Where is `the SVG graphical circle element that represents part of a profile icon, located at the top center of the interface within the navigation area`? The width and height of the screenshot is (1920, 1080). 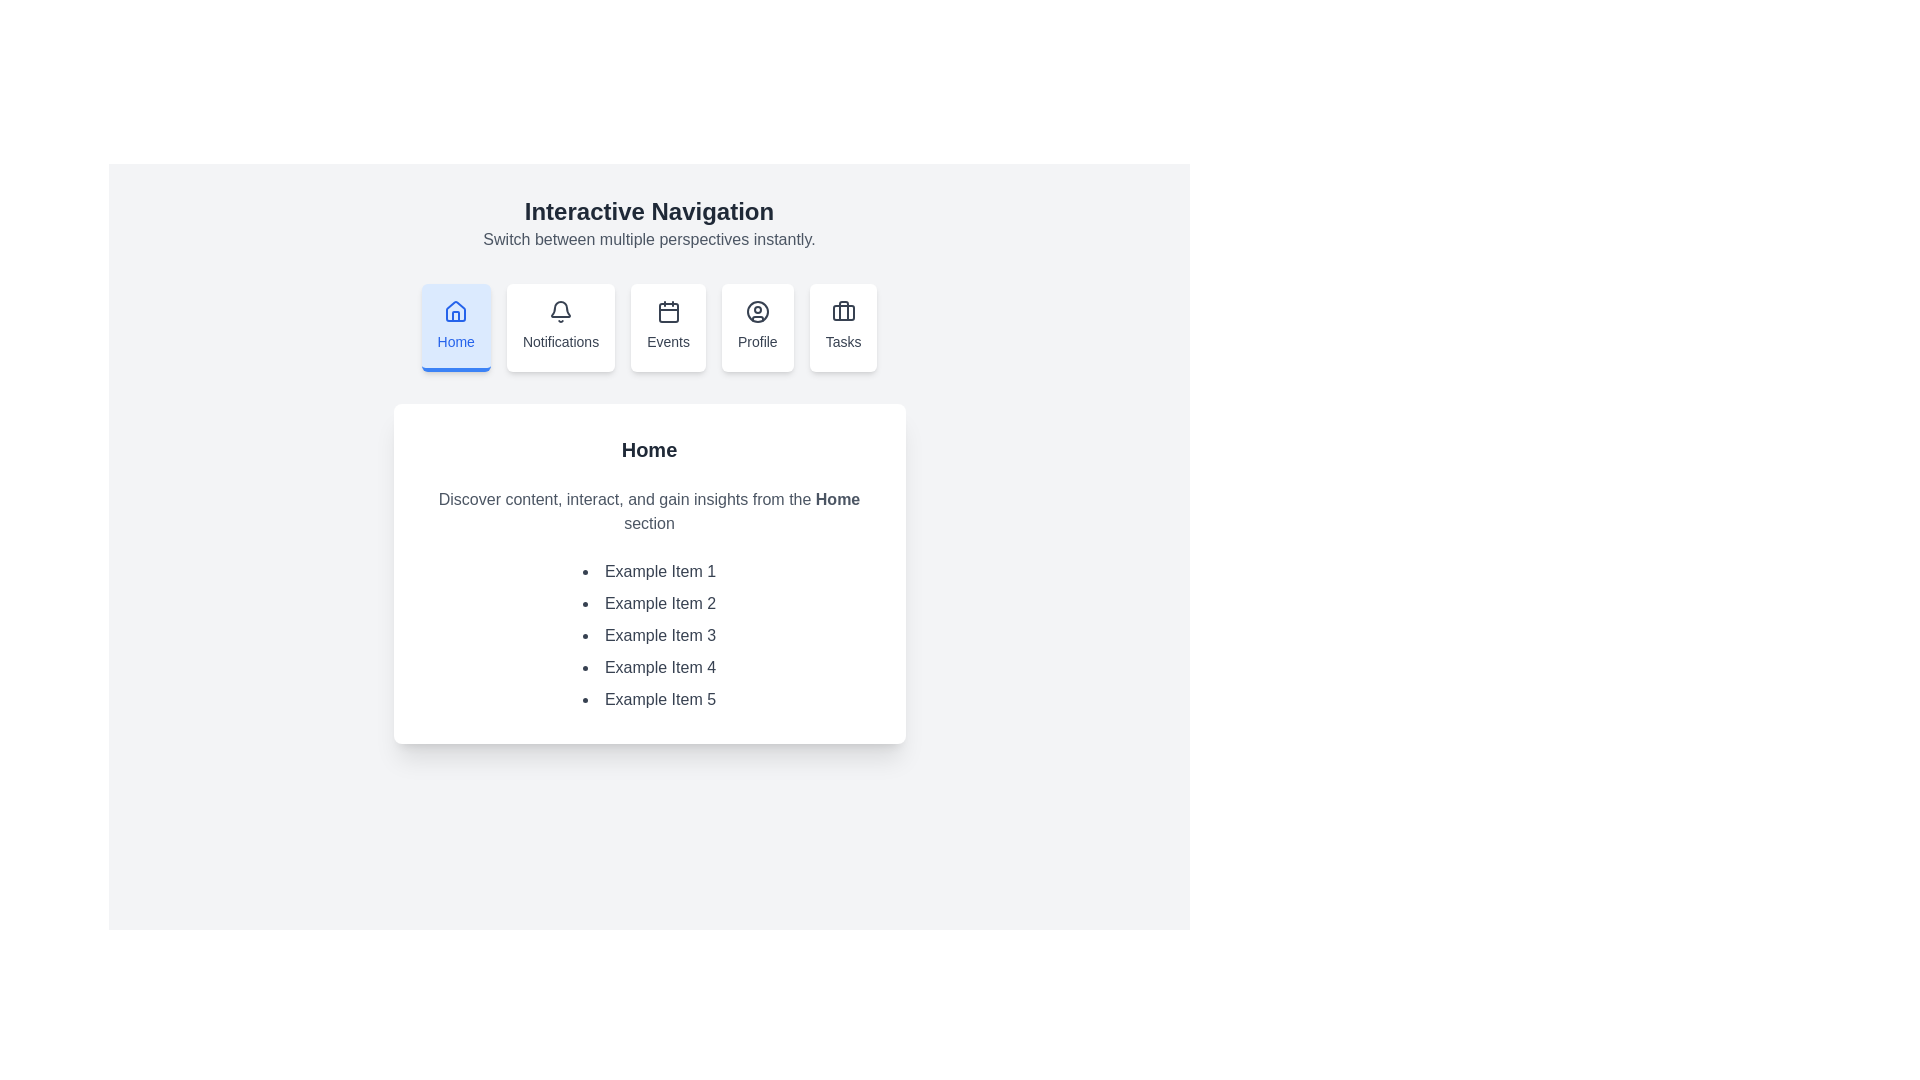 the SVG graphical circle element that represents part of a profile icon, located at the top center of the interface within the navigation area is located at coordinates (756, 312).